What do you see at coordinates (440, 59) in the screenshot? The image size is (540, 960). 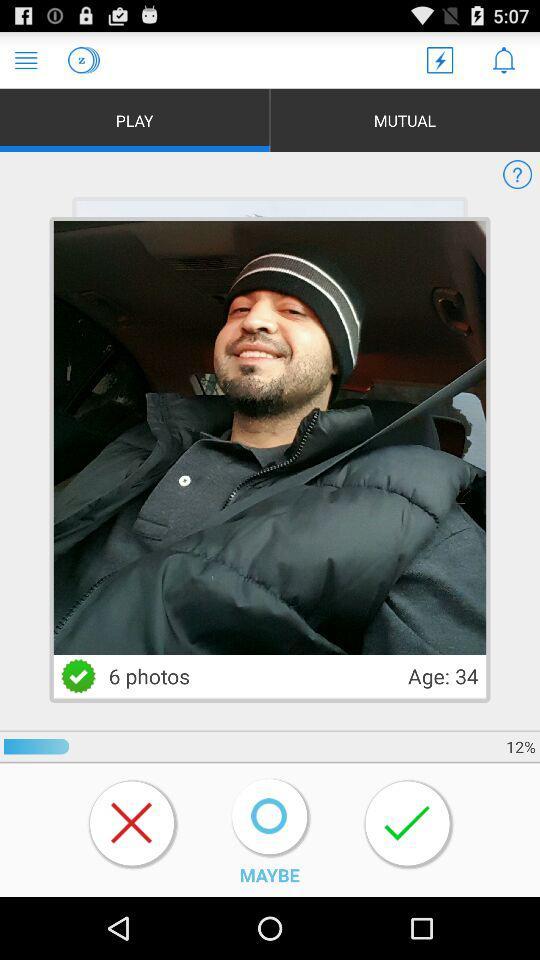 I see `the icon which is left side of the bell icon` at bounding box center [440, 59].